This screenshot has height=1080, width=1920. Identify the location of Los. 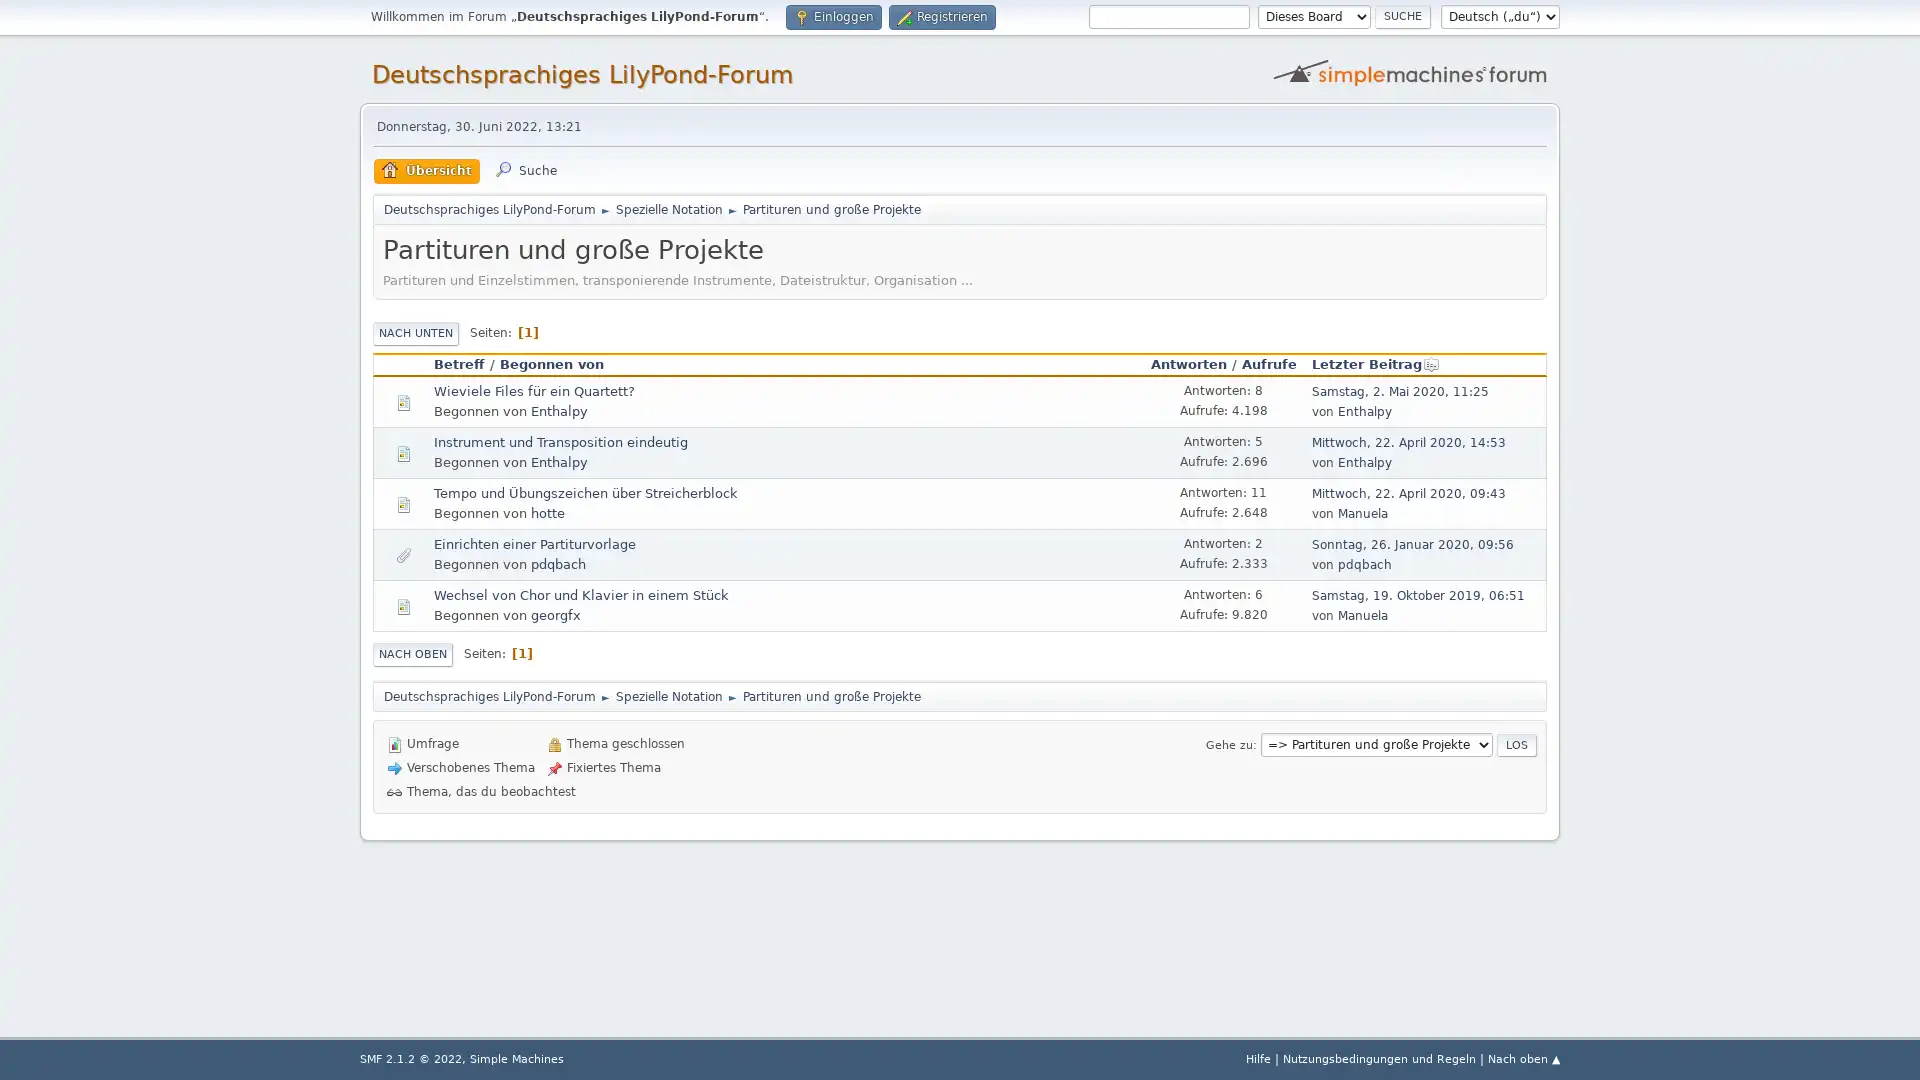
(1516, 744).